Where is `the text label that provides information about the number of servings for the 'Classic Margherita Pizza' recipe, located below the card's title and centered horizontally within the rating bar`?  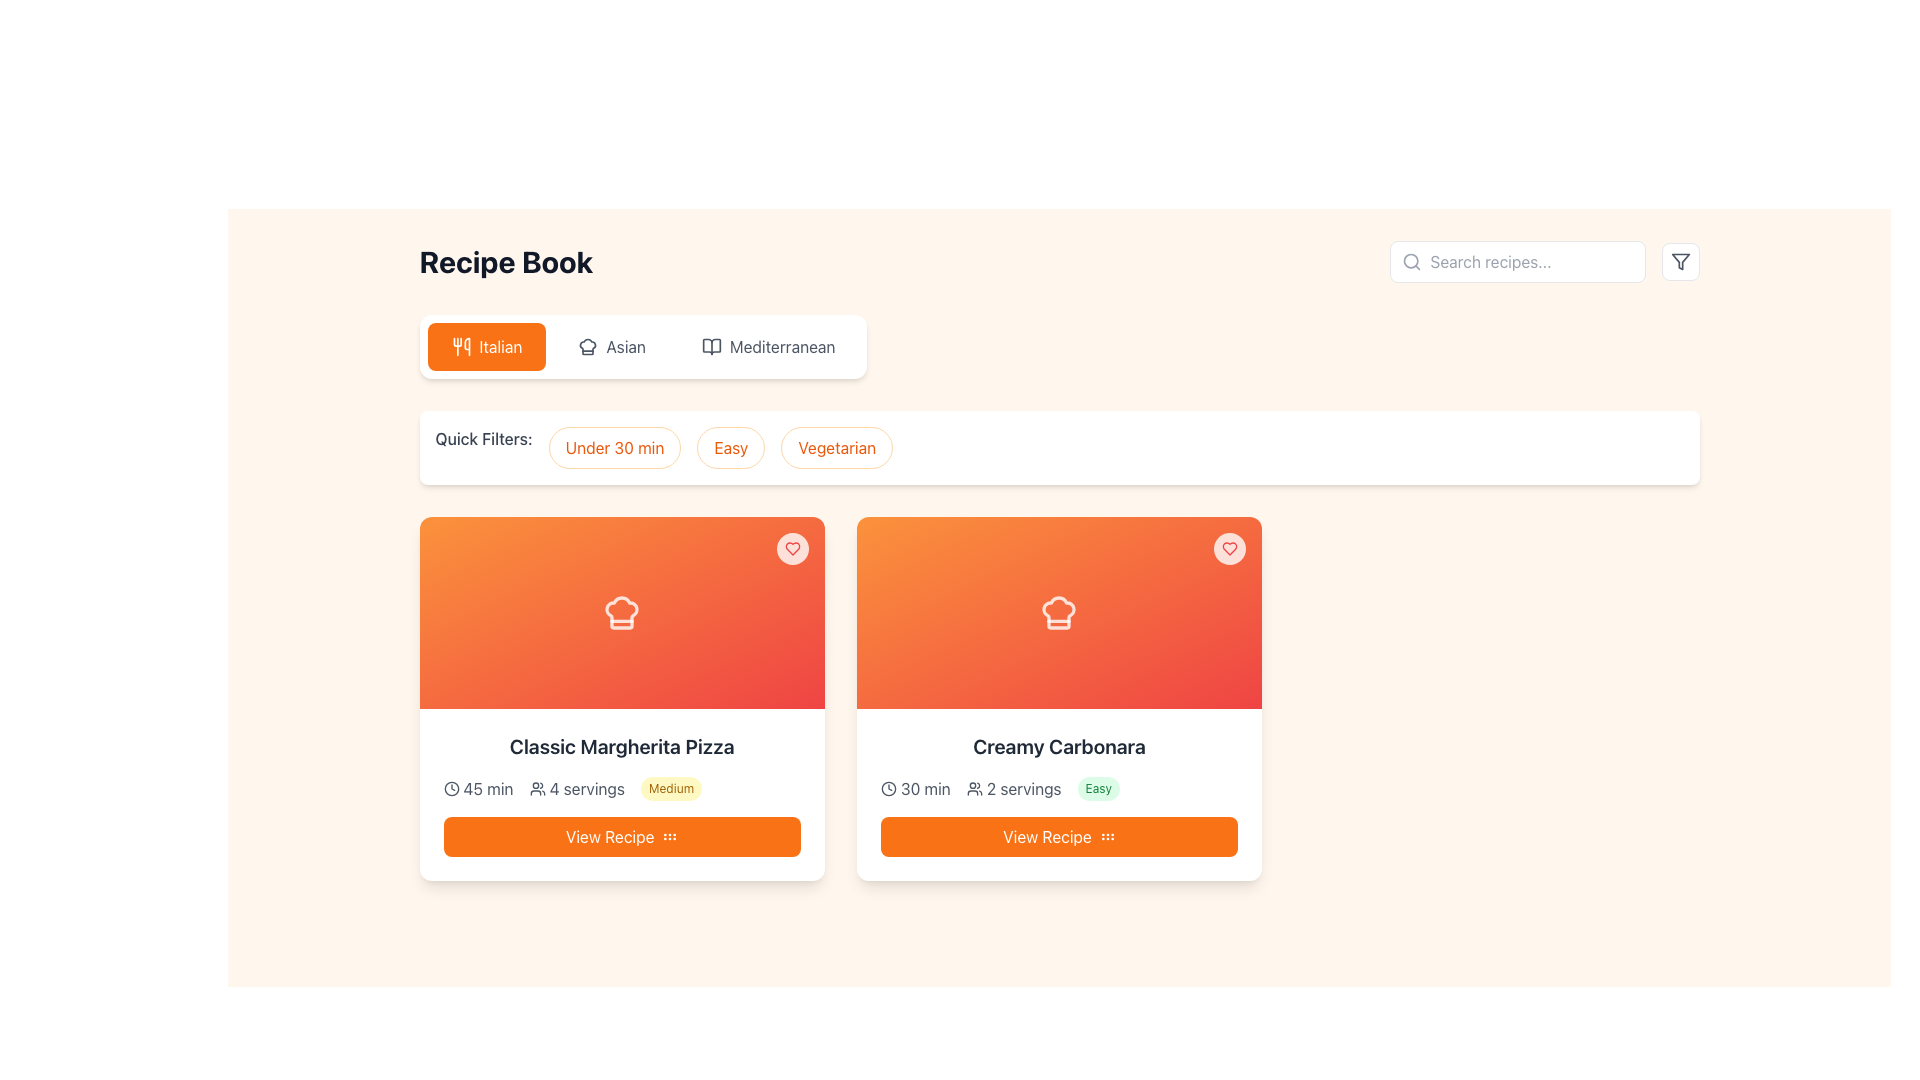 the text label that provides information about the number of servings for the 'Classic Margherita Pizza' recipe, located below the card's title and centered horizontally within the rating bar is located at coordinates (585, 788).